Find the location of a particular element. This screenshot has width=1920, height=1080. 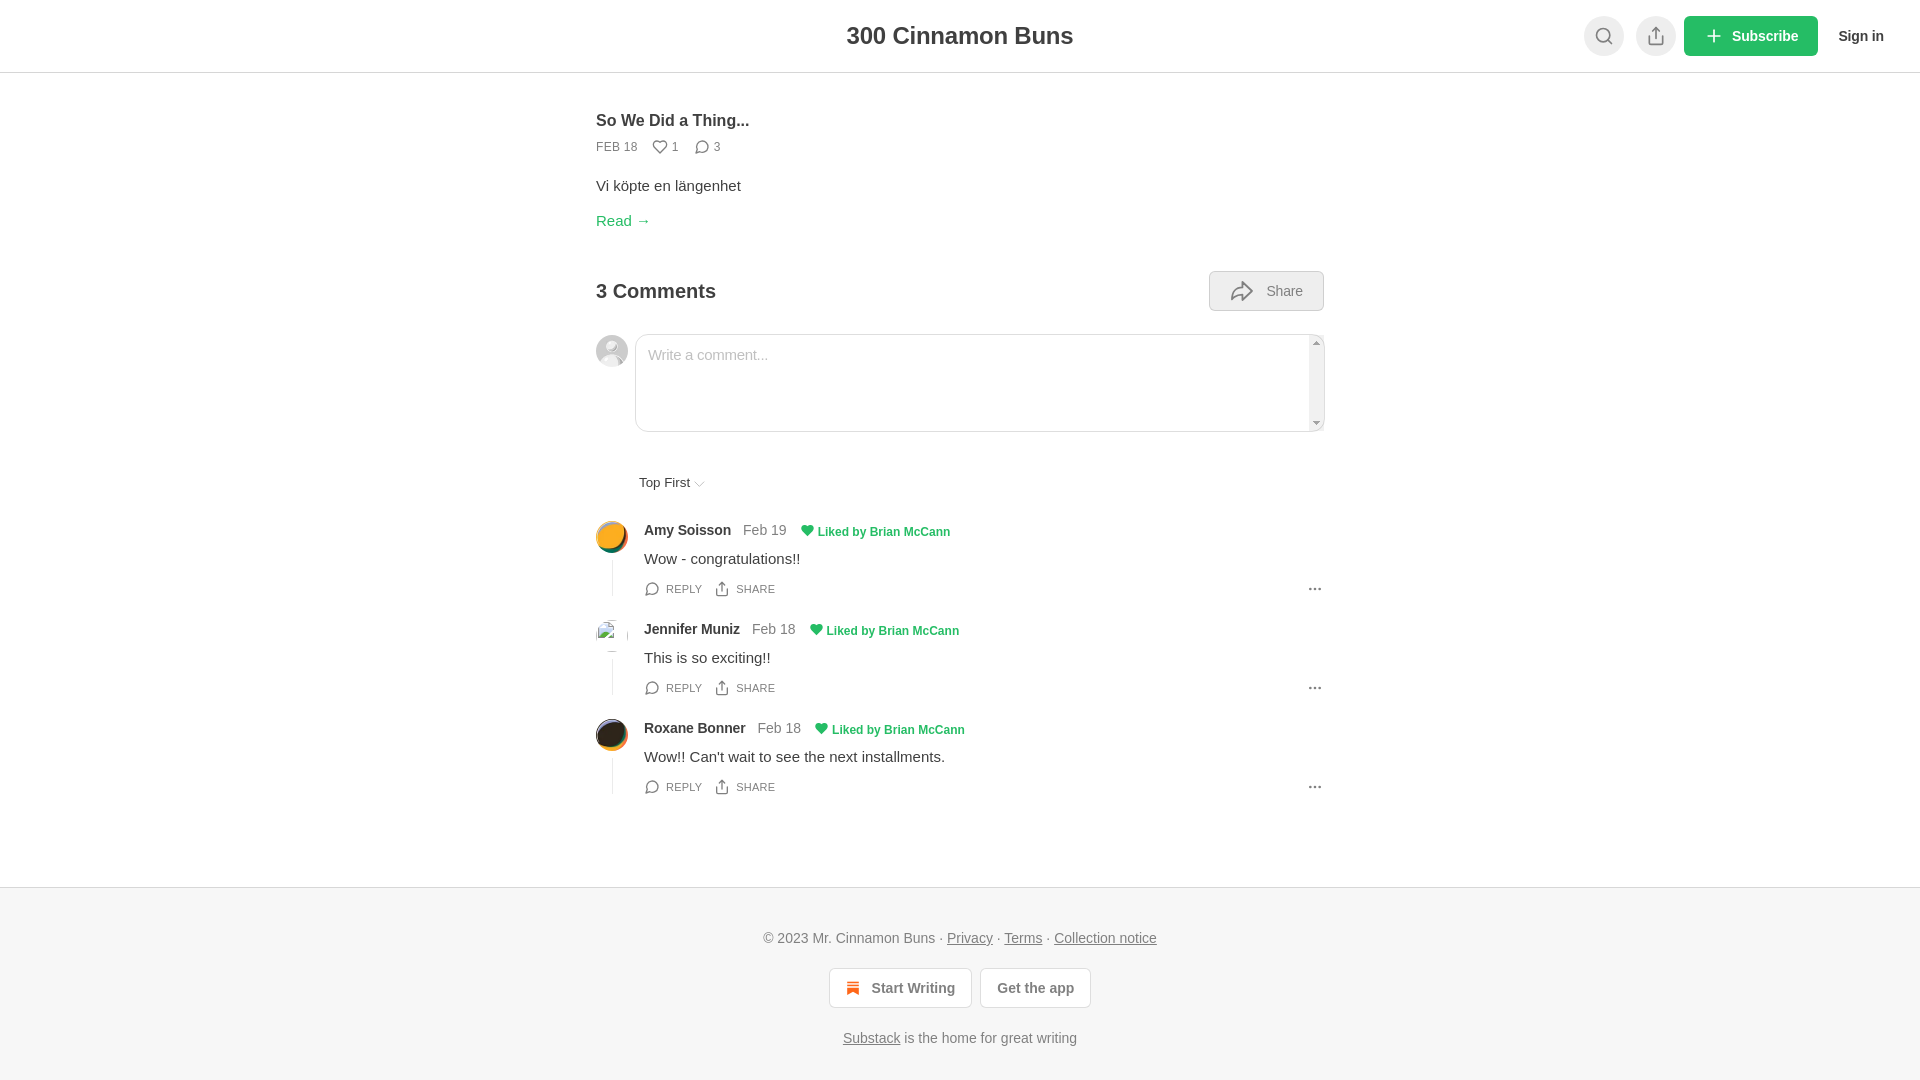

'Subscribe' is located at coordinates (1750, 35).